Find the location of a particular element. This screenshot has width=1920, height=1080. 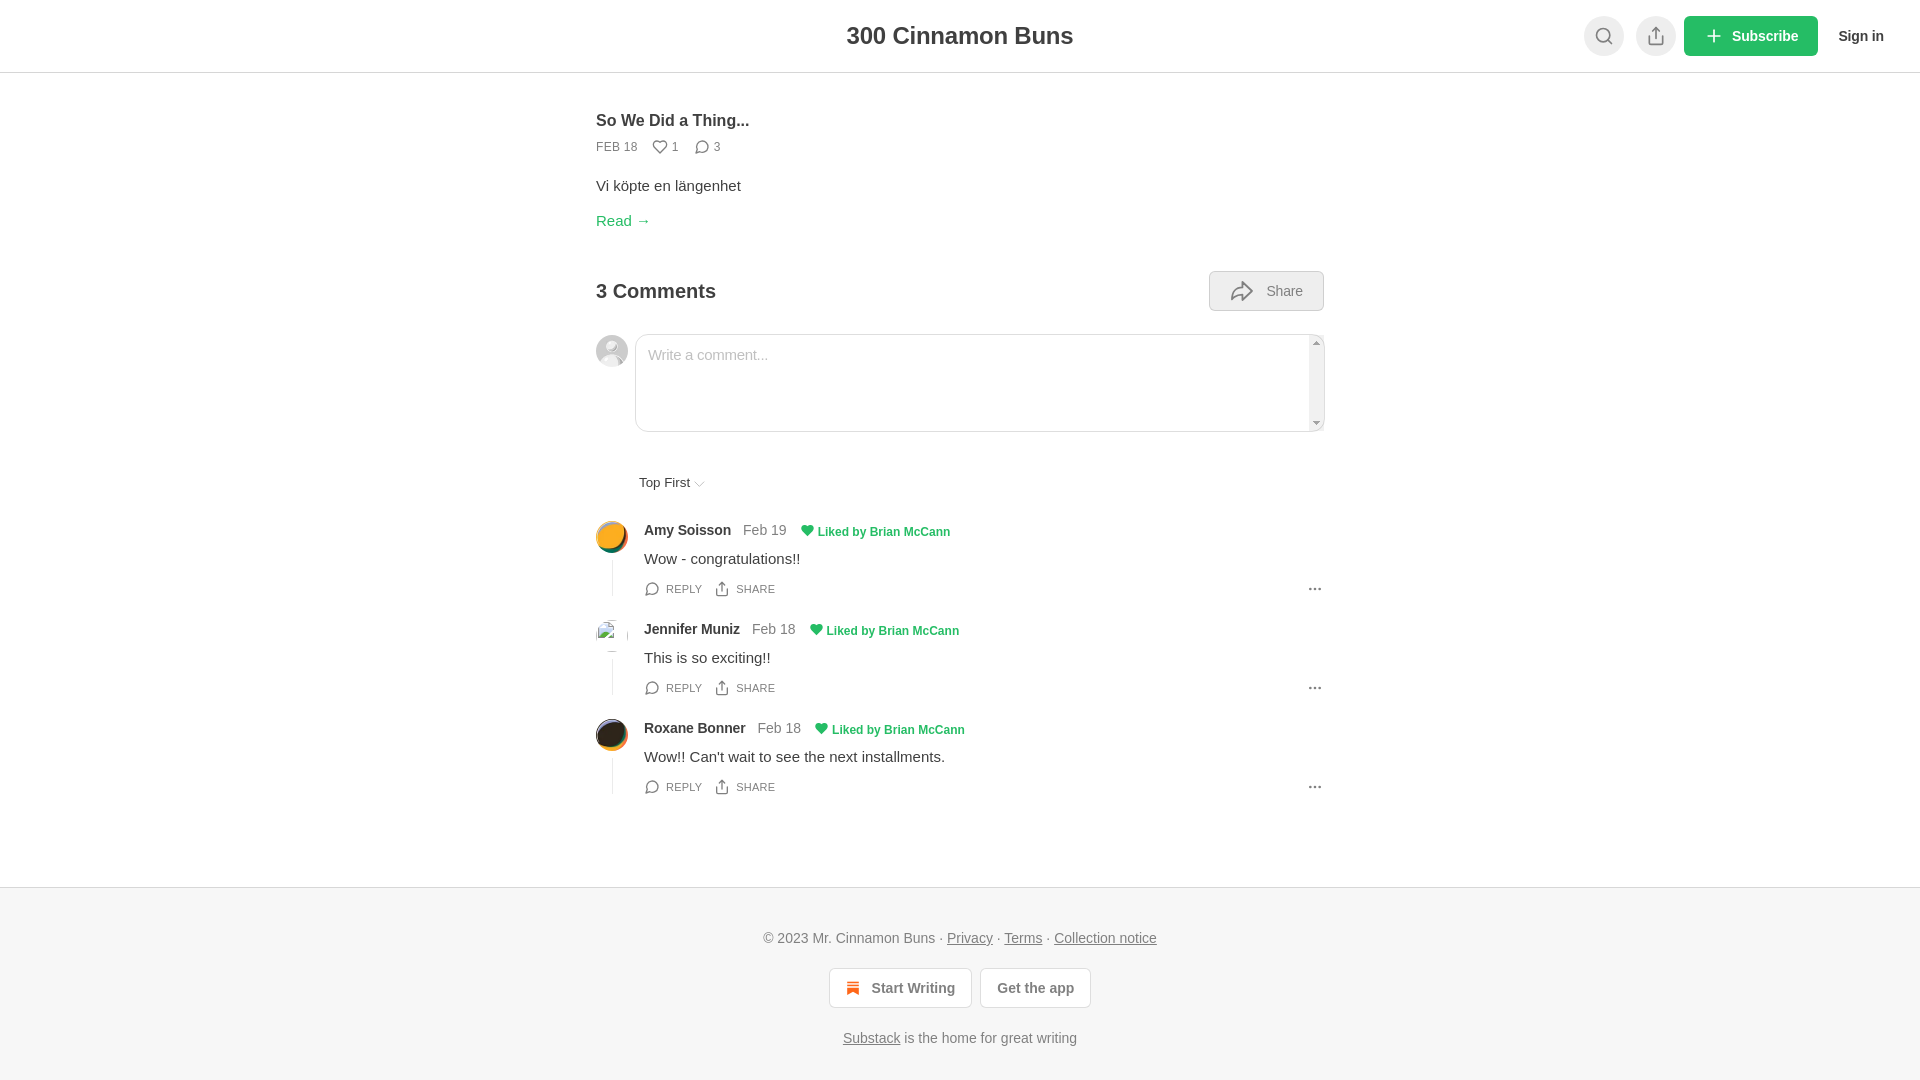

'Subscribe' is located at coordinates (1750, 35).